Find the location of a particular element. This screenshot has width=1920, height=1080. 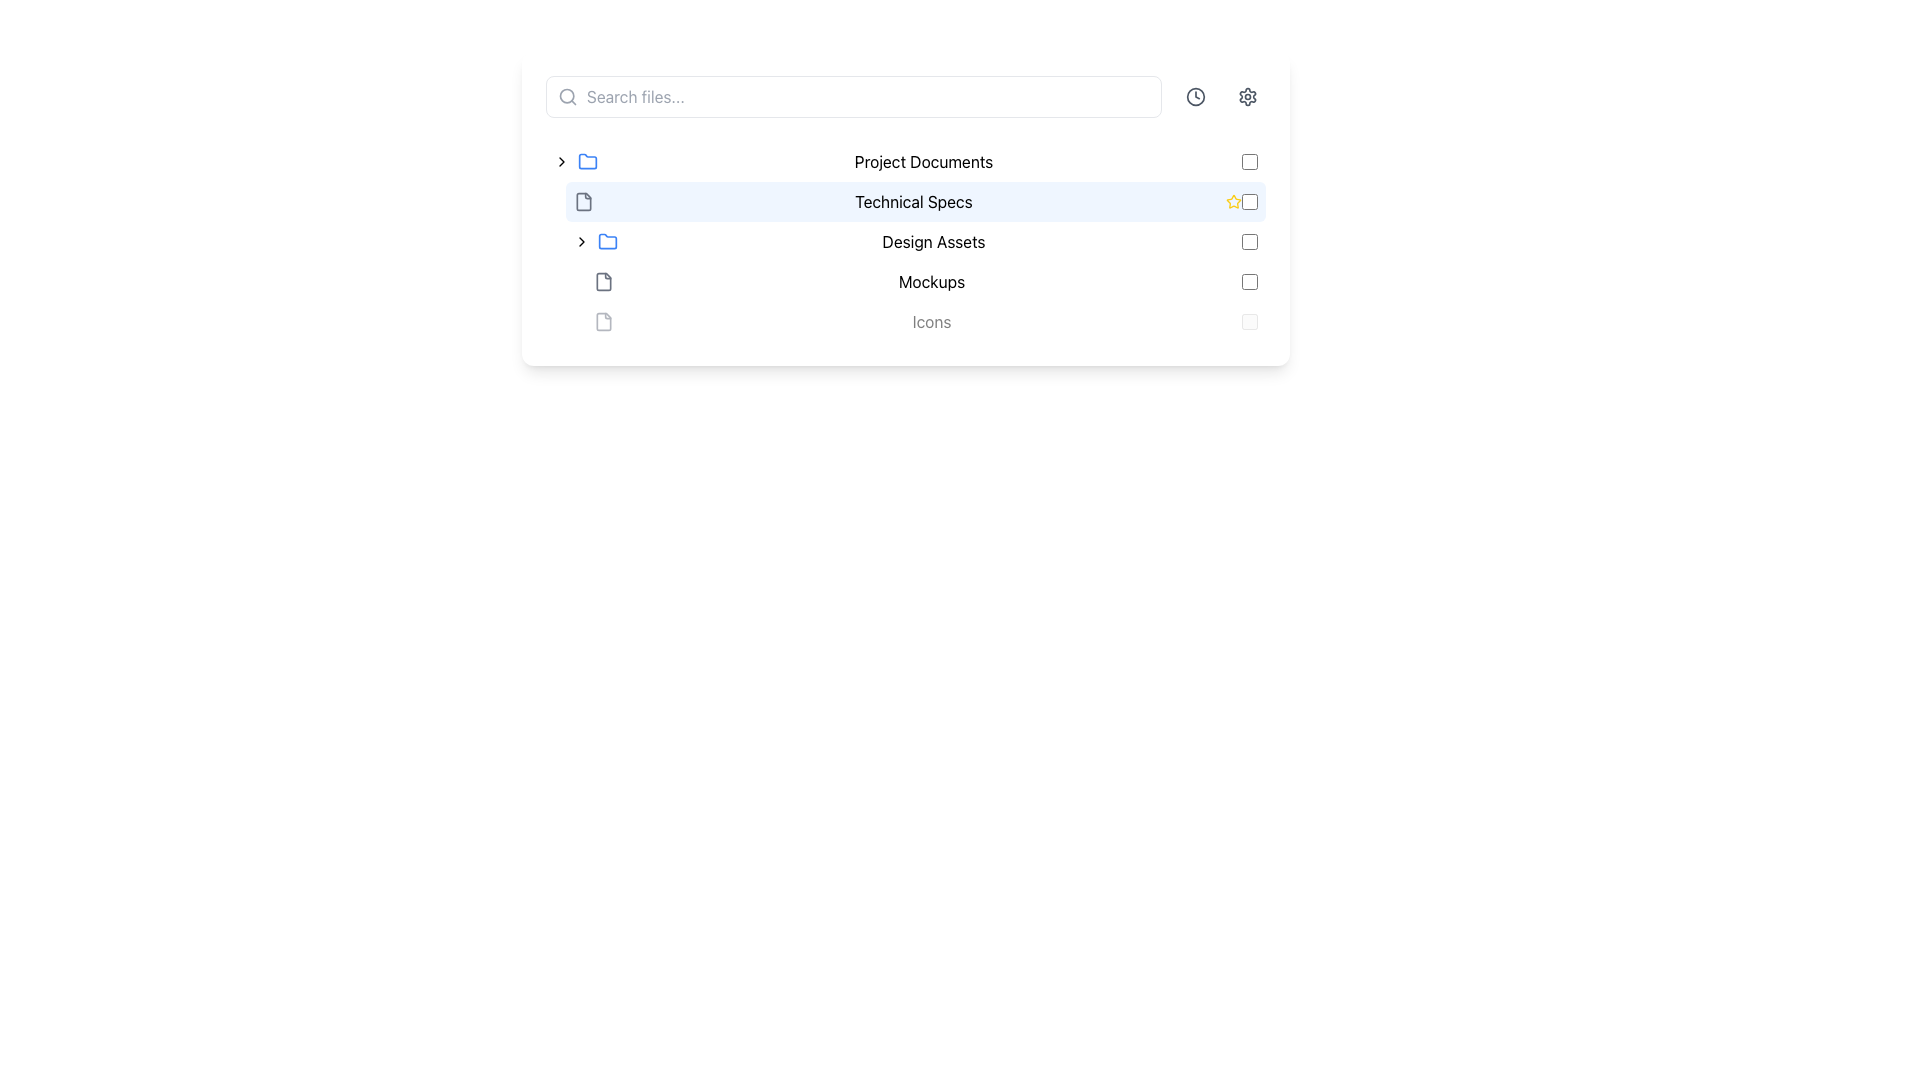

the Icon representing the document or file associated with the 'Technical Specs' label to trigger hover effects is located at coordinates (603, 281).